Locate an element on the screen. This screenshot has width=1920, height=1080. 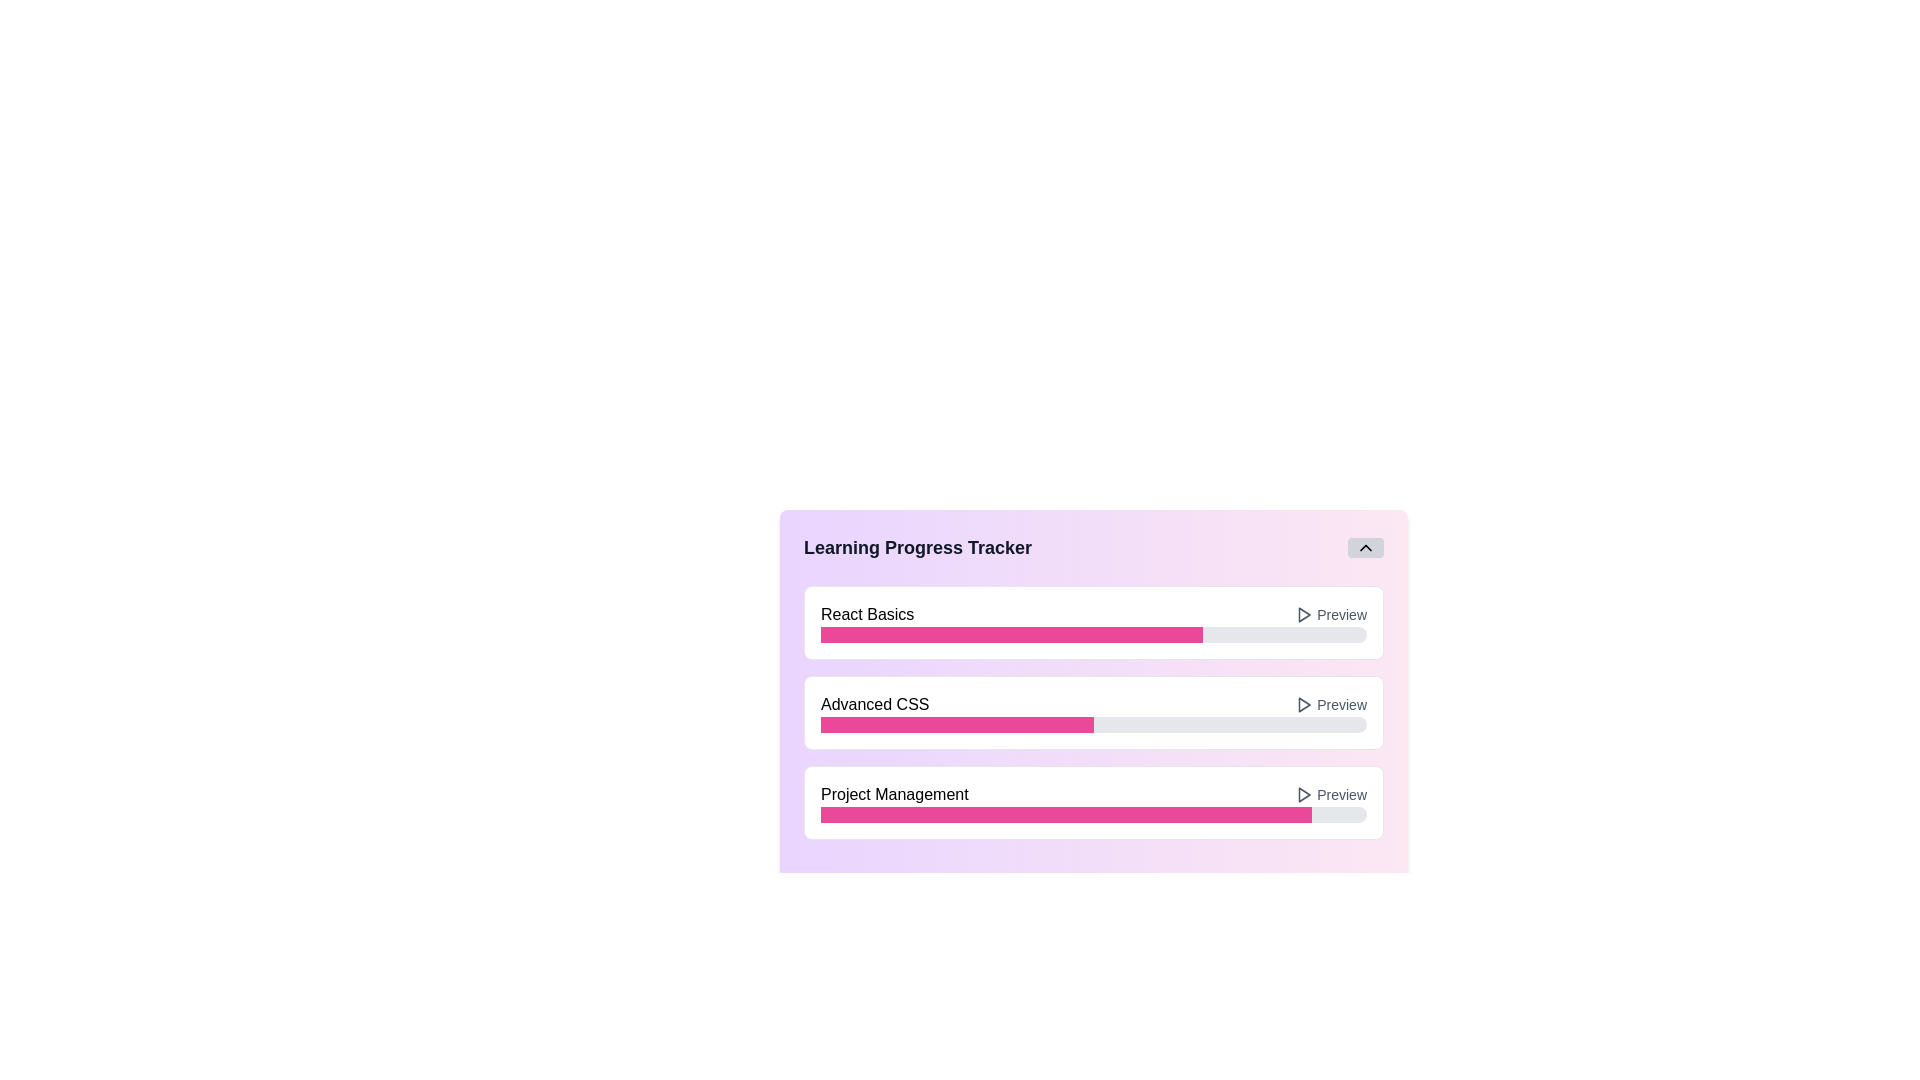
the play action icon button located next to the 'Advanced CSS' label is located at coordinates (1304, 704).